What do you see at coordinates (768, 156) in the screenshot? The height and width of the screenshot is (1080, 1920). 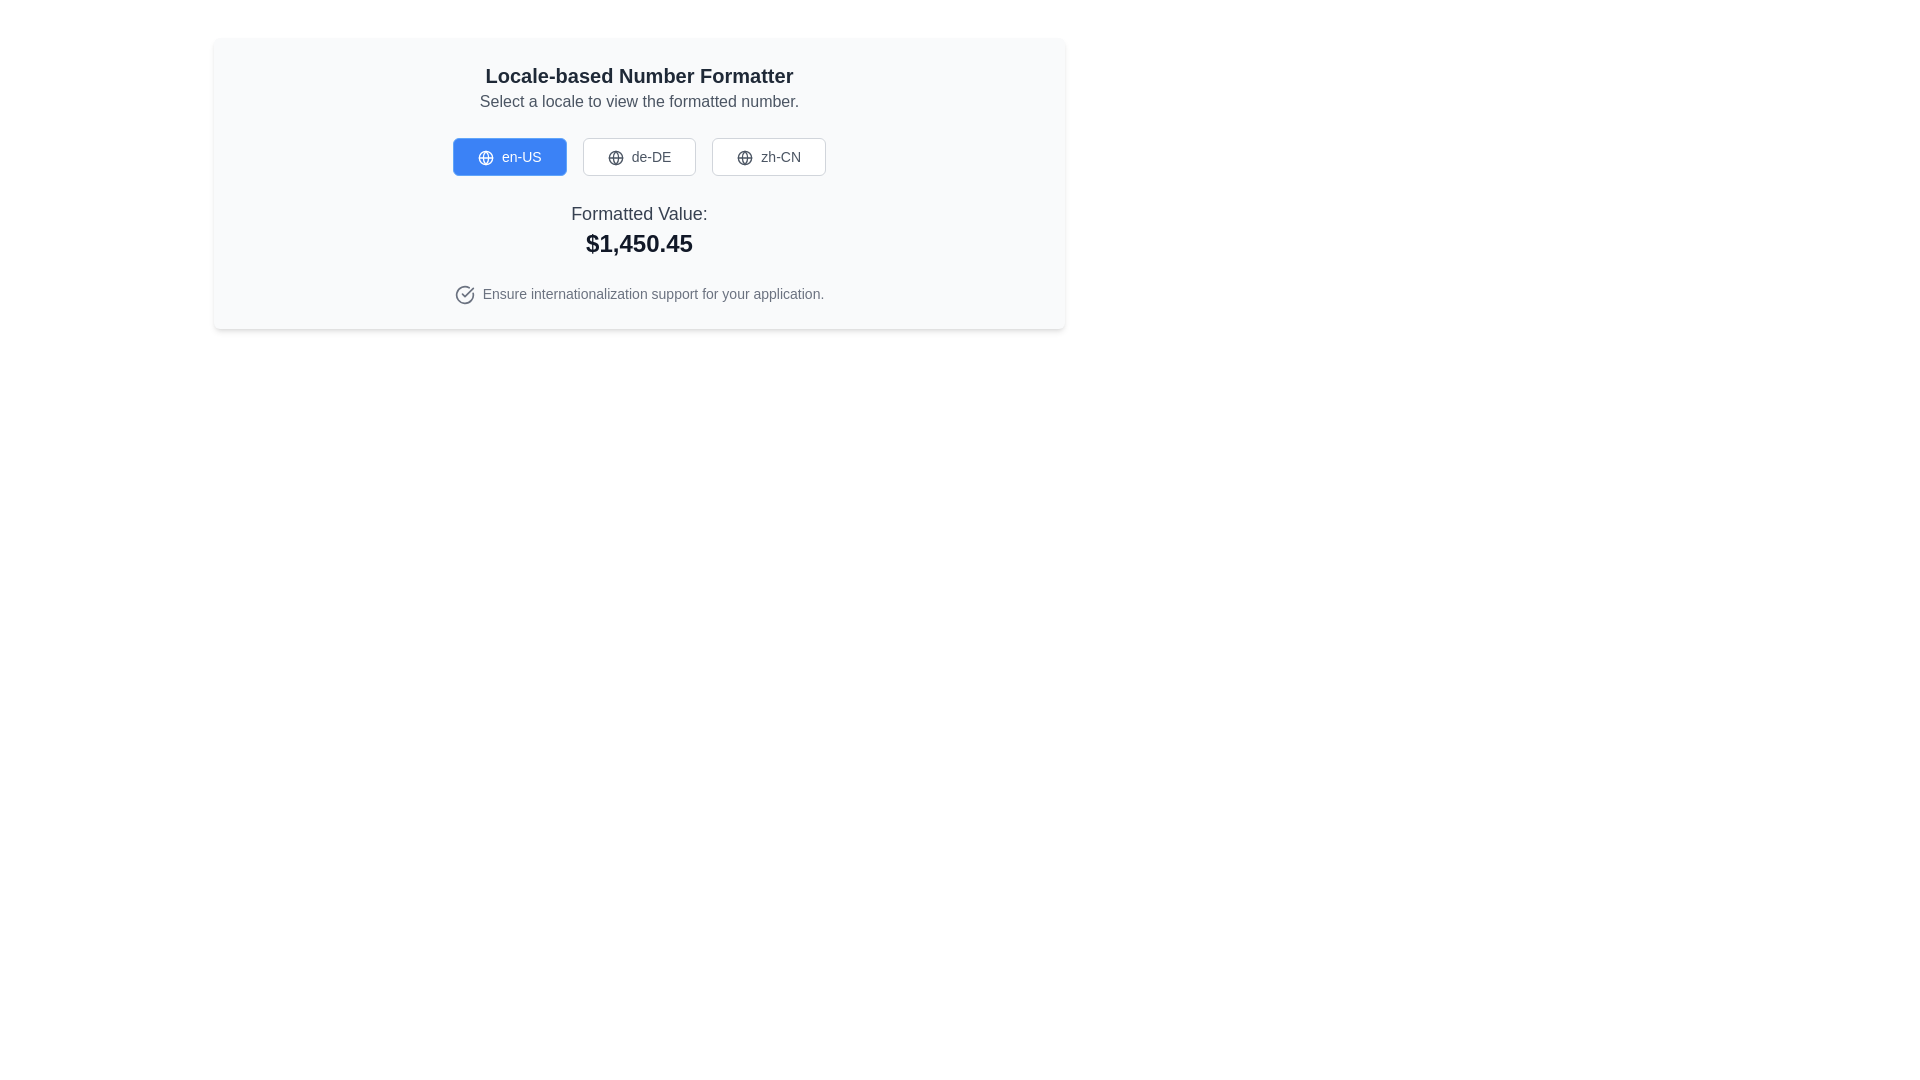 I see `the 'zh-CN' button, which is the rightmost button among three horizontally arranged buttons labeled 'en-US', 'de-DE', and 'zh-CN'` at bounding box center [768, 156].